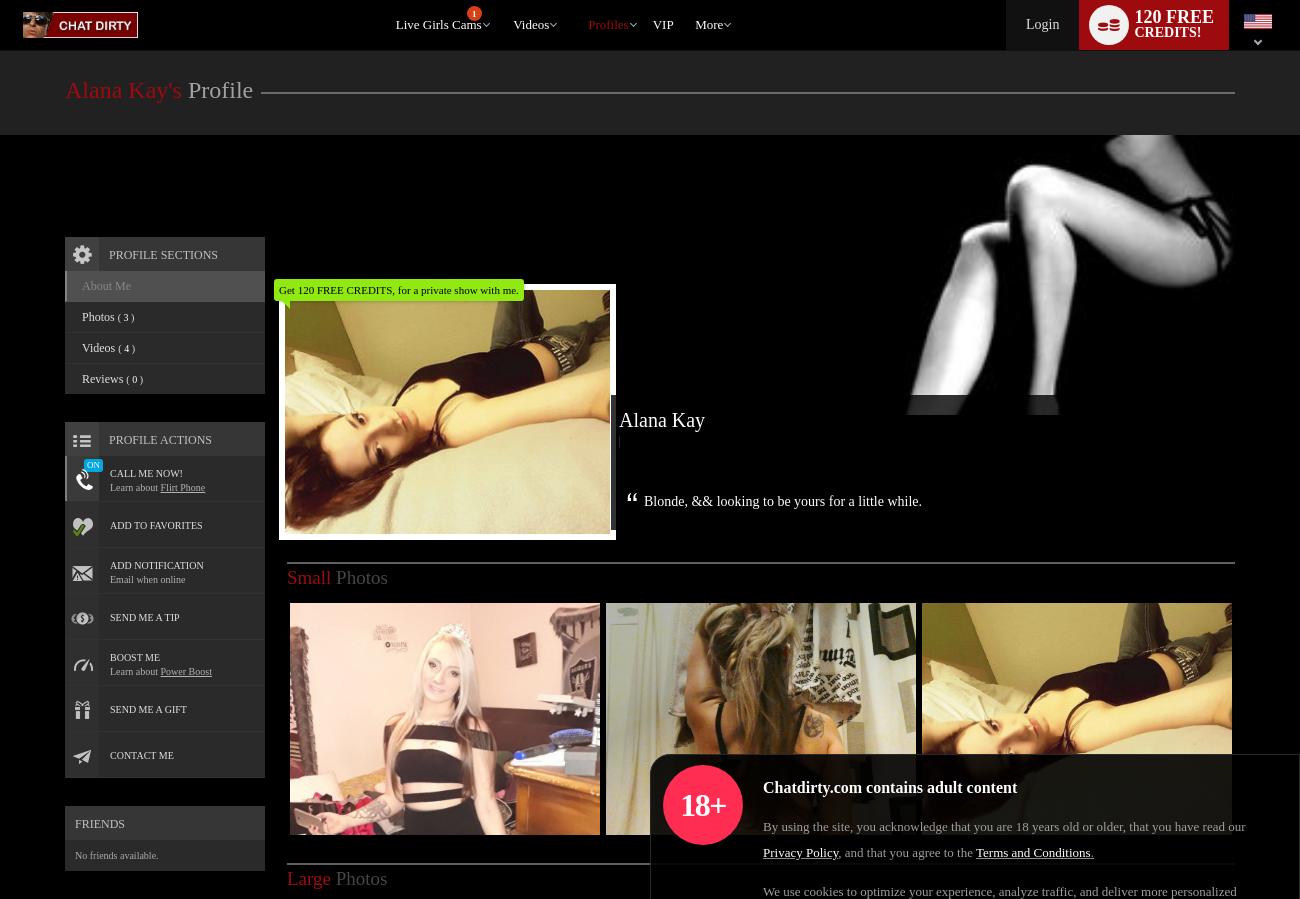 The image size is (1300, 899). Describe the element at coordinates (182, 487) in the screenshot. I see `'Flirt Phone'` at that location.